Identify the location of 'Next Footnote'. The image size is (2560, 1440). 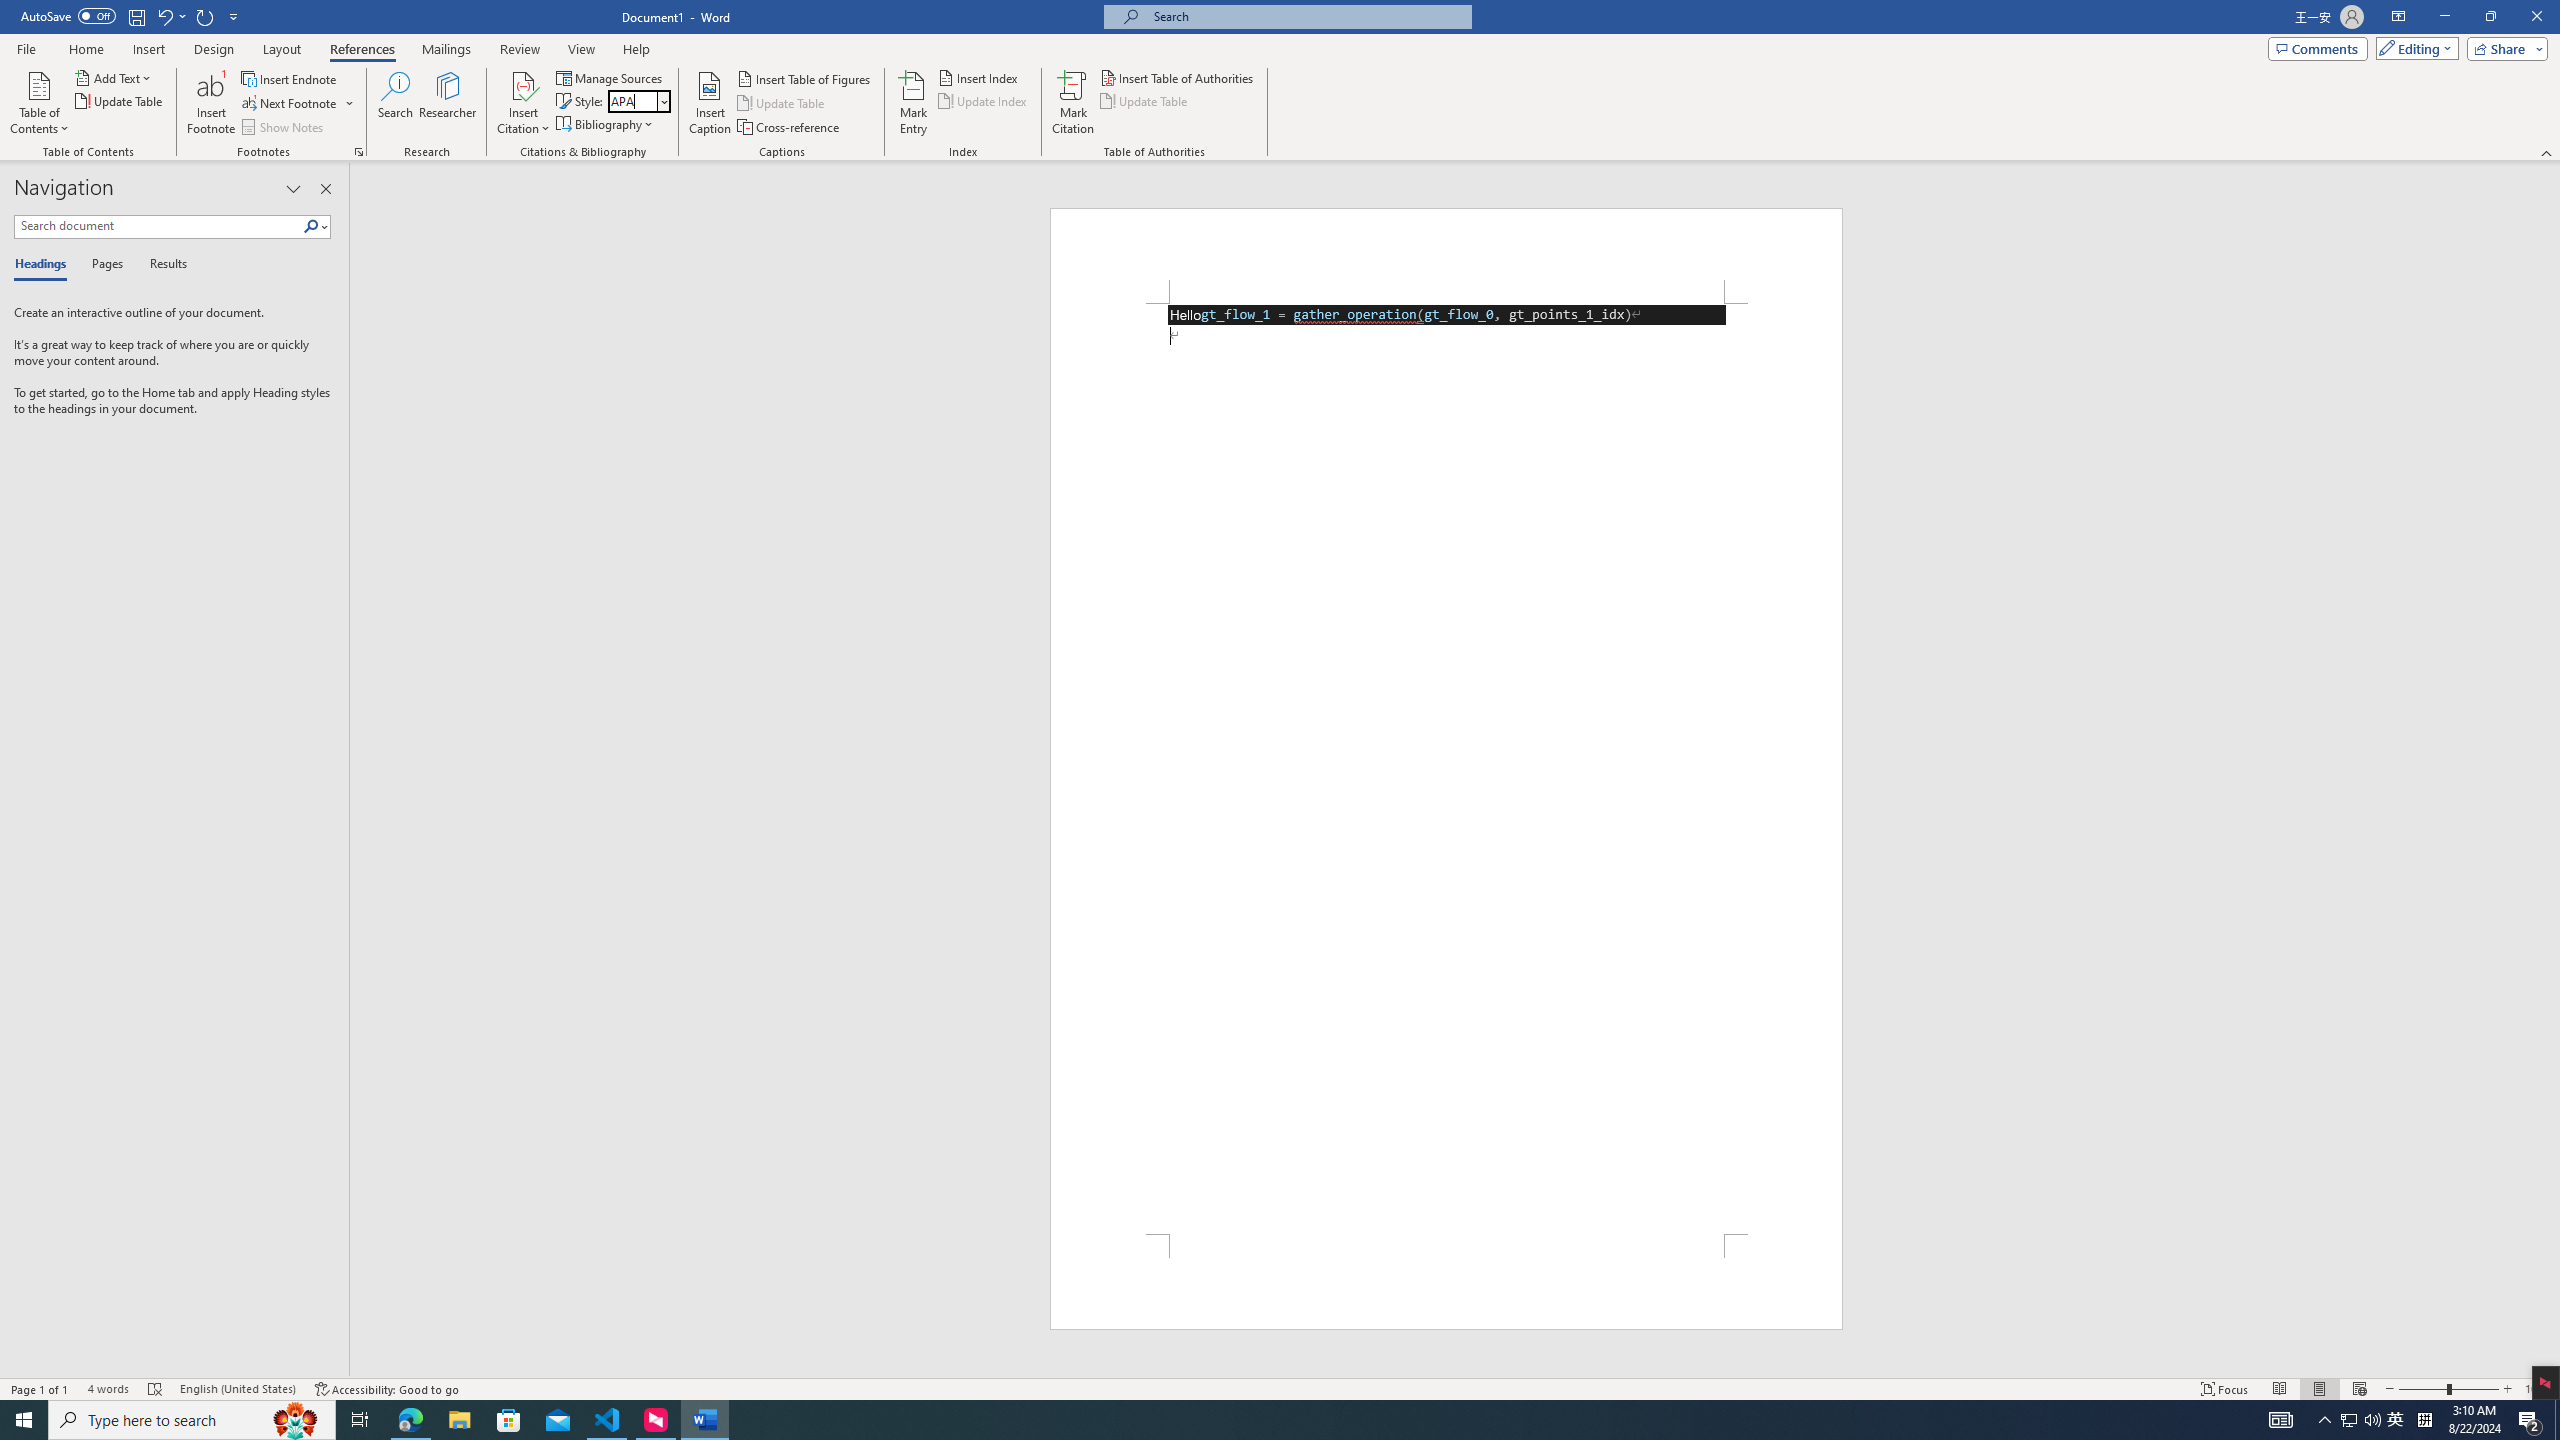
(289, 103).